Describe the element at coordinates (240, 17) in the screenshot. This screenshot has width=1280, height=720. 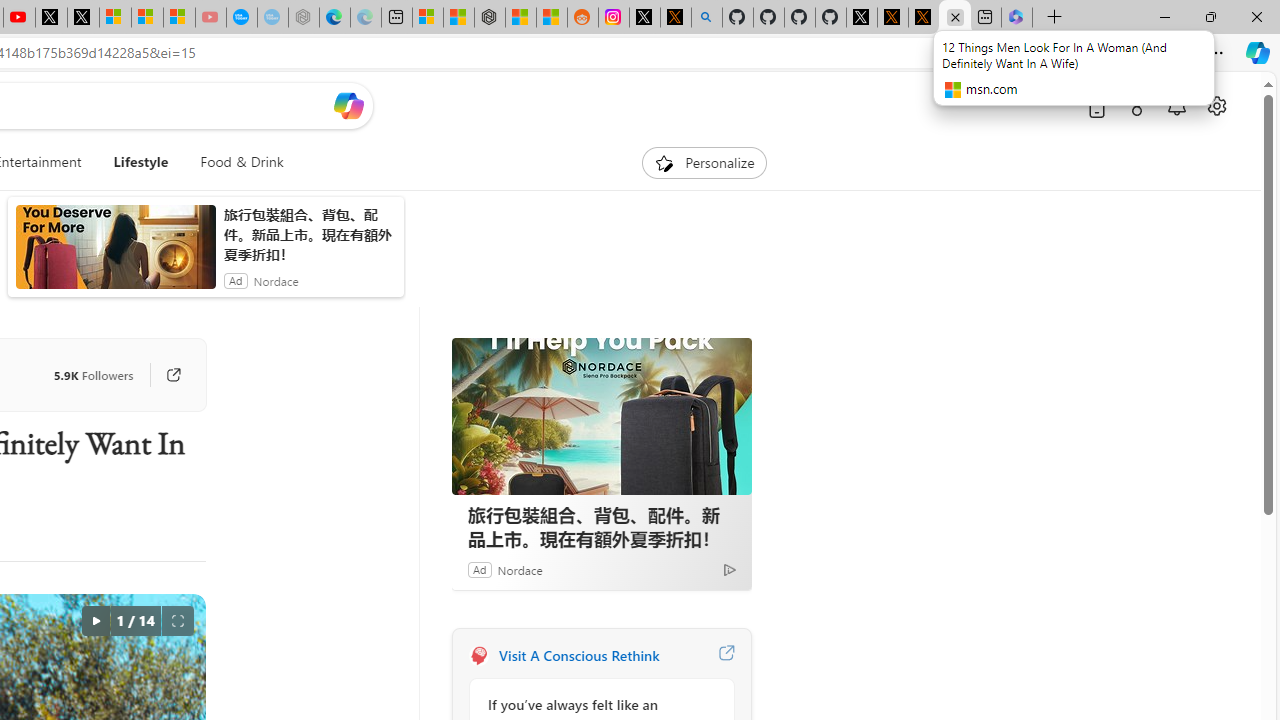
I see `'Opinion: Op-Ed and Commentary - USA TODAY'` at that location.